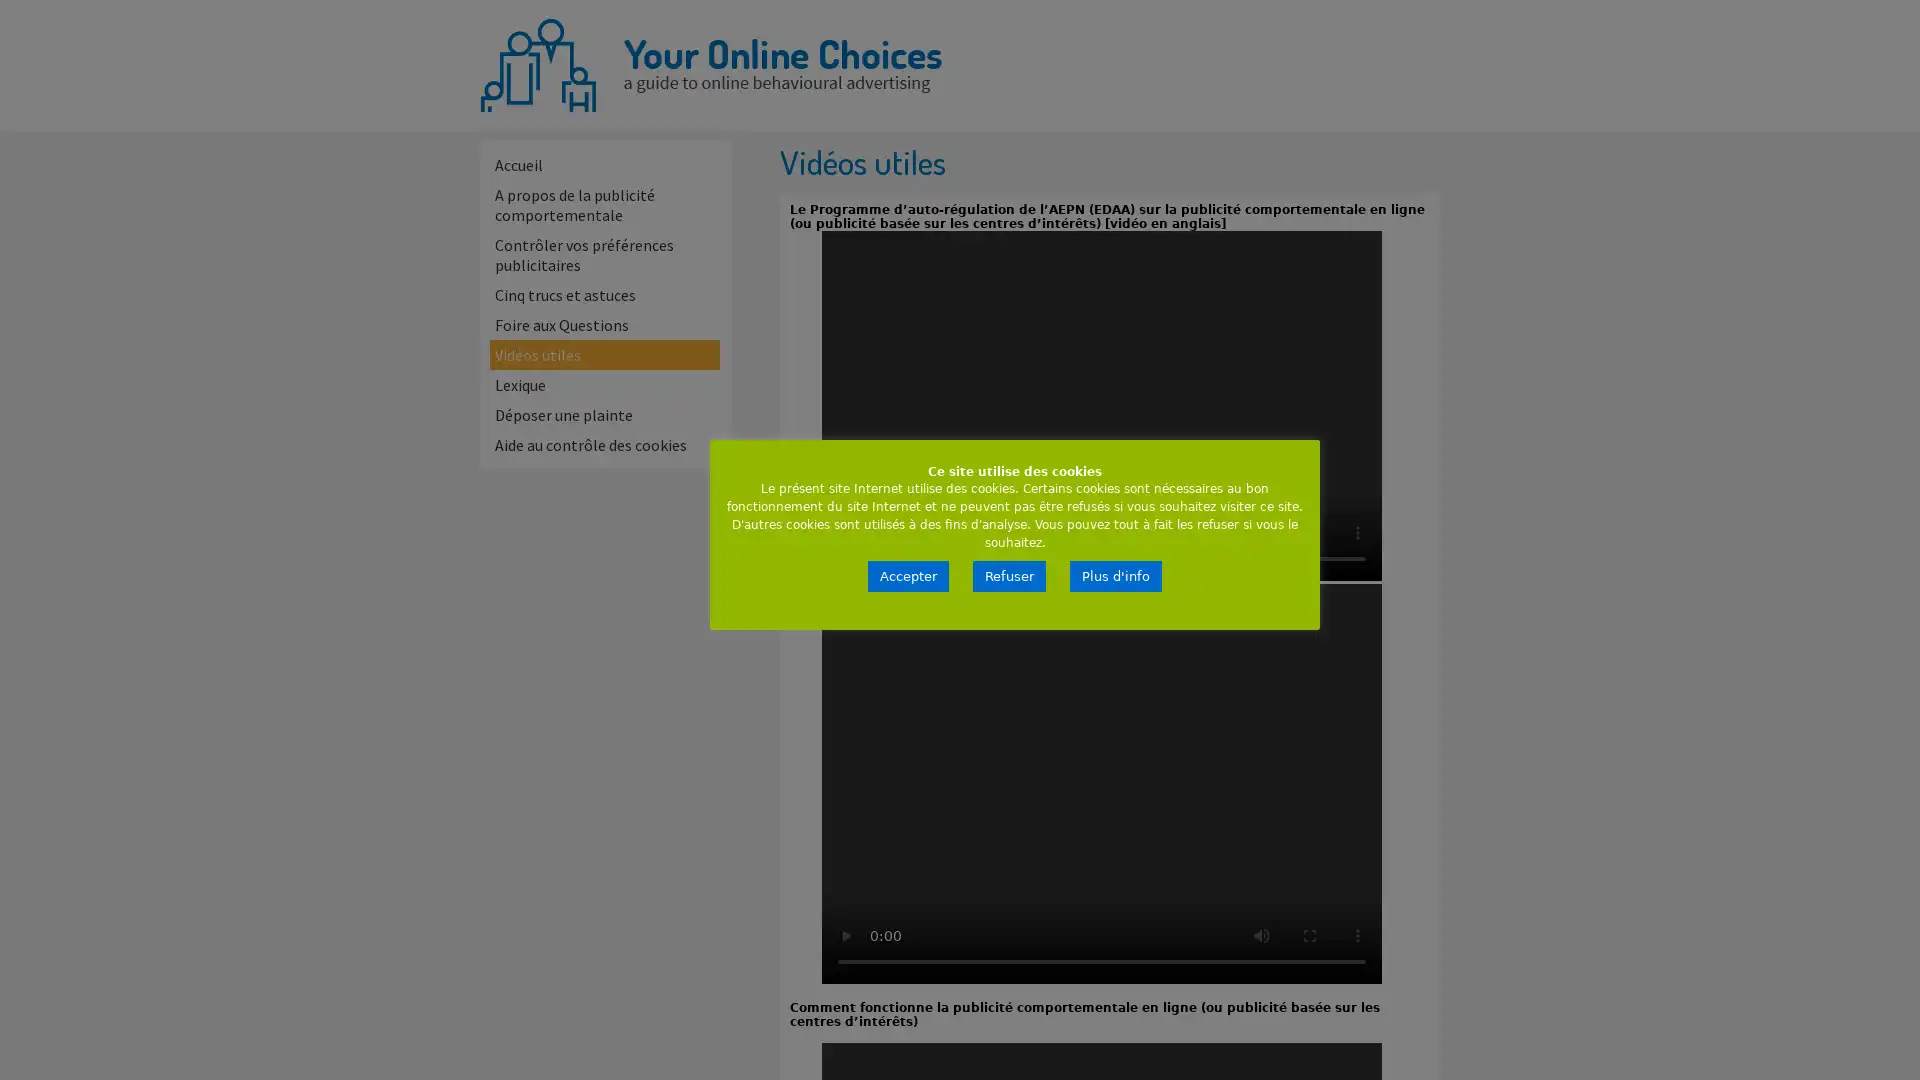 The width and height of the screenshot is (1920, 1080). Describe the element at coordinates (907, 576) in the screenshot. I see `Accepter` at that location.